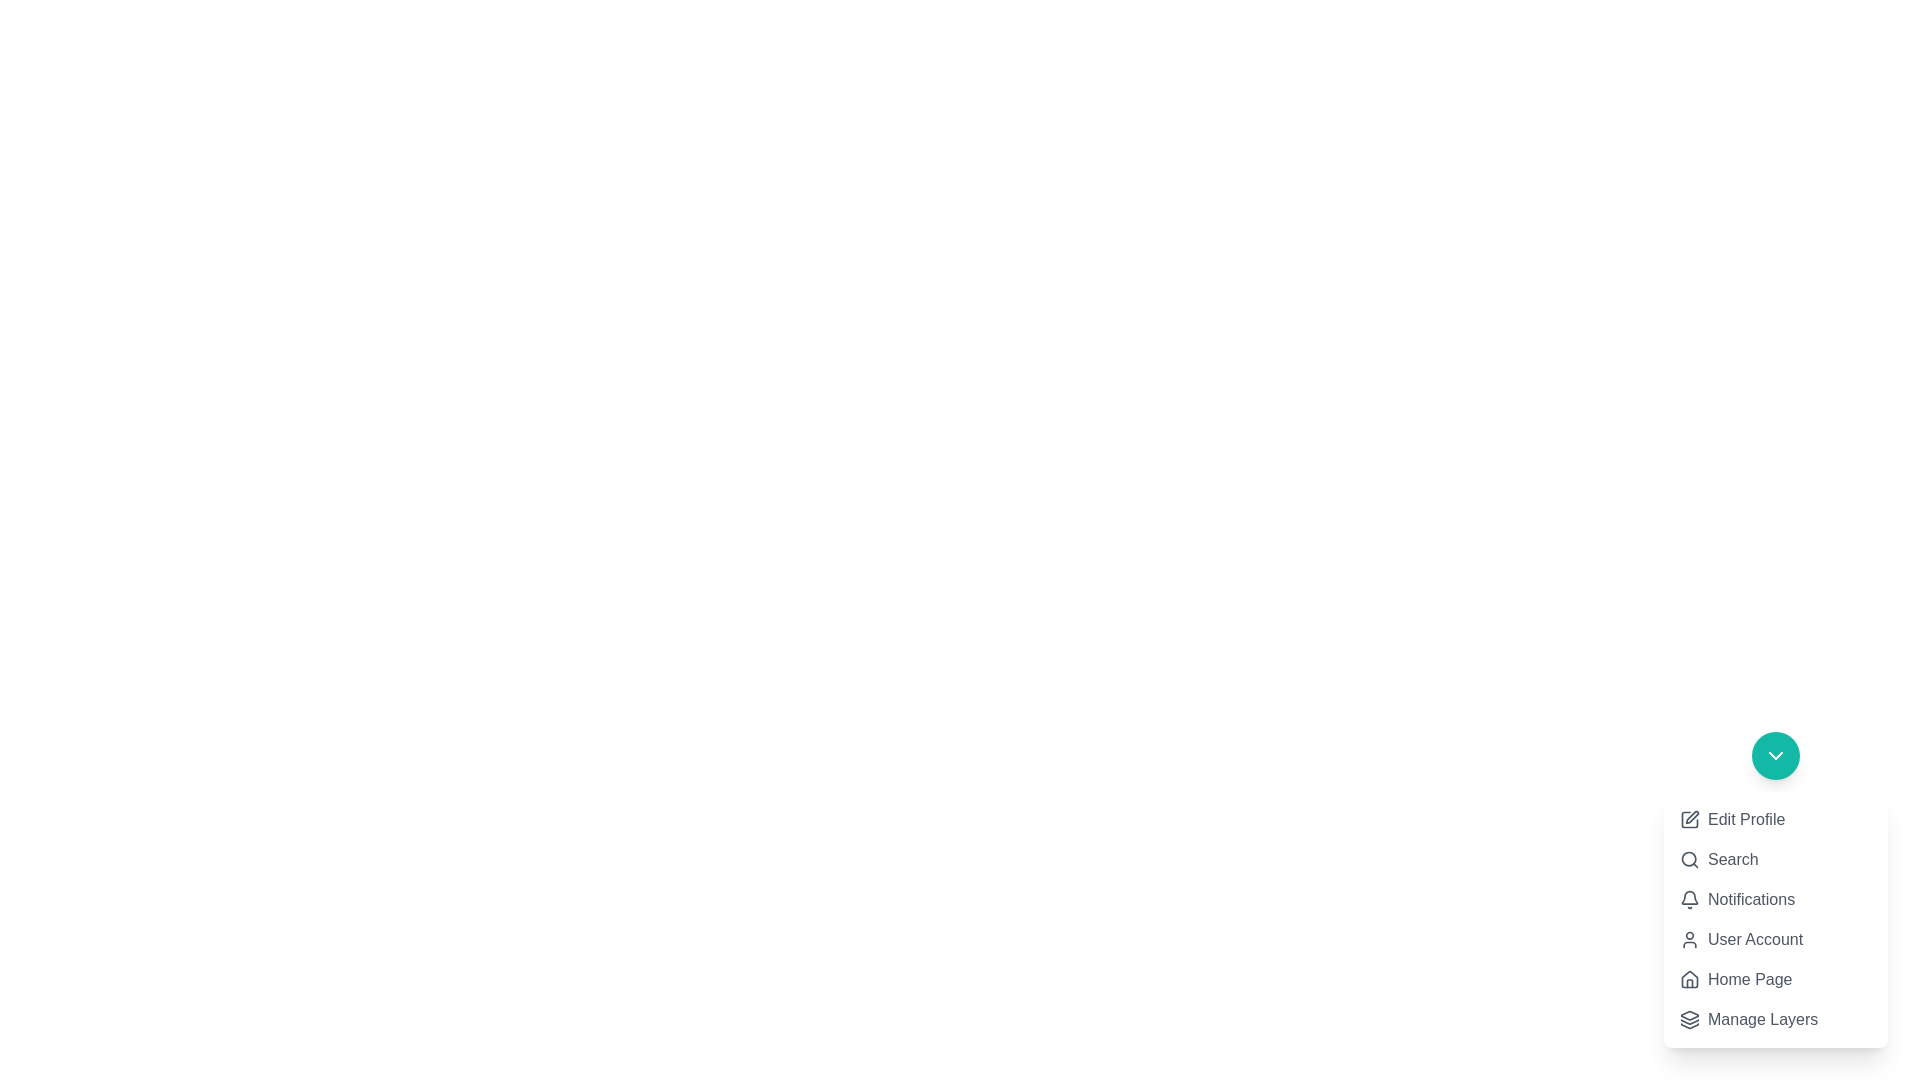 The height and width of the screenshot is (1080, 1920). Describe the element at coordinates (1688, 978) in the screenshot. I see `the small house-shaped icon that is aligned left of the 'Home Page' text label` at that location.